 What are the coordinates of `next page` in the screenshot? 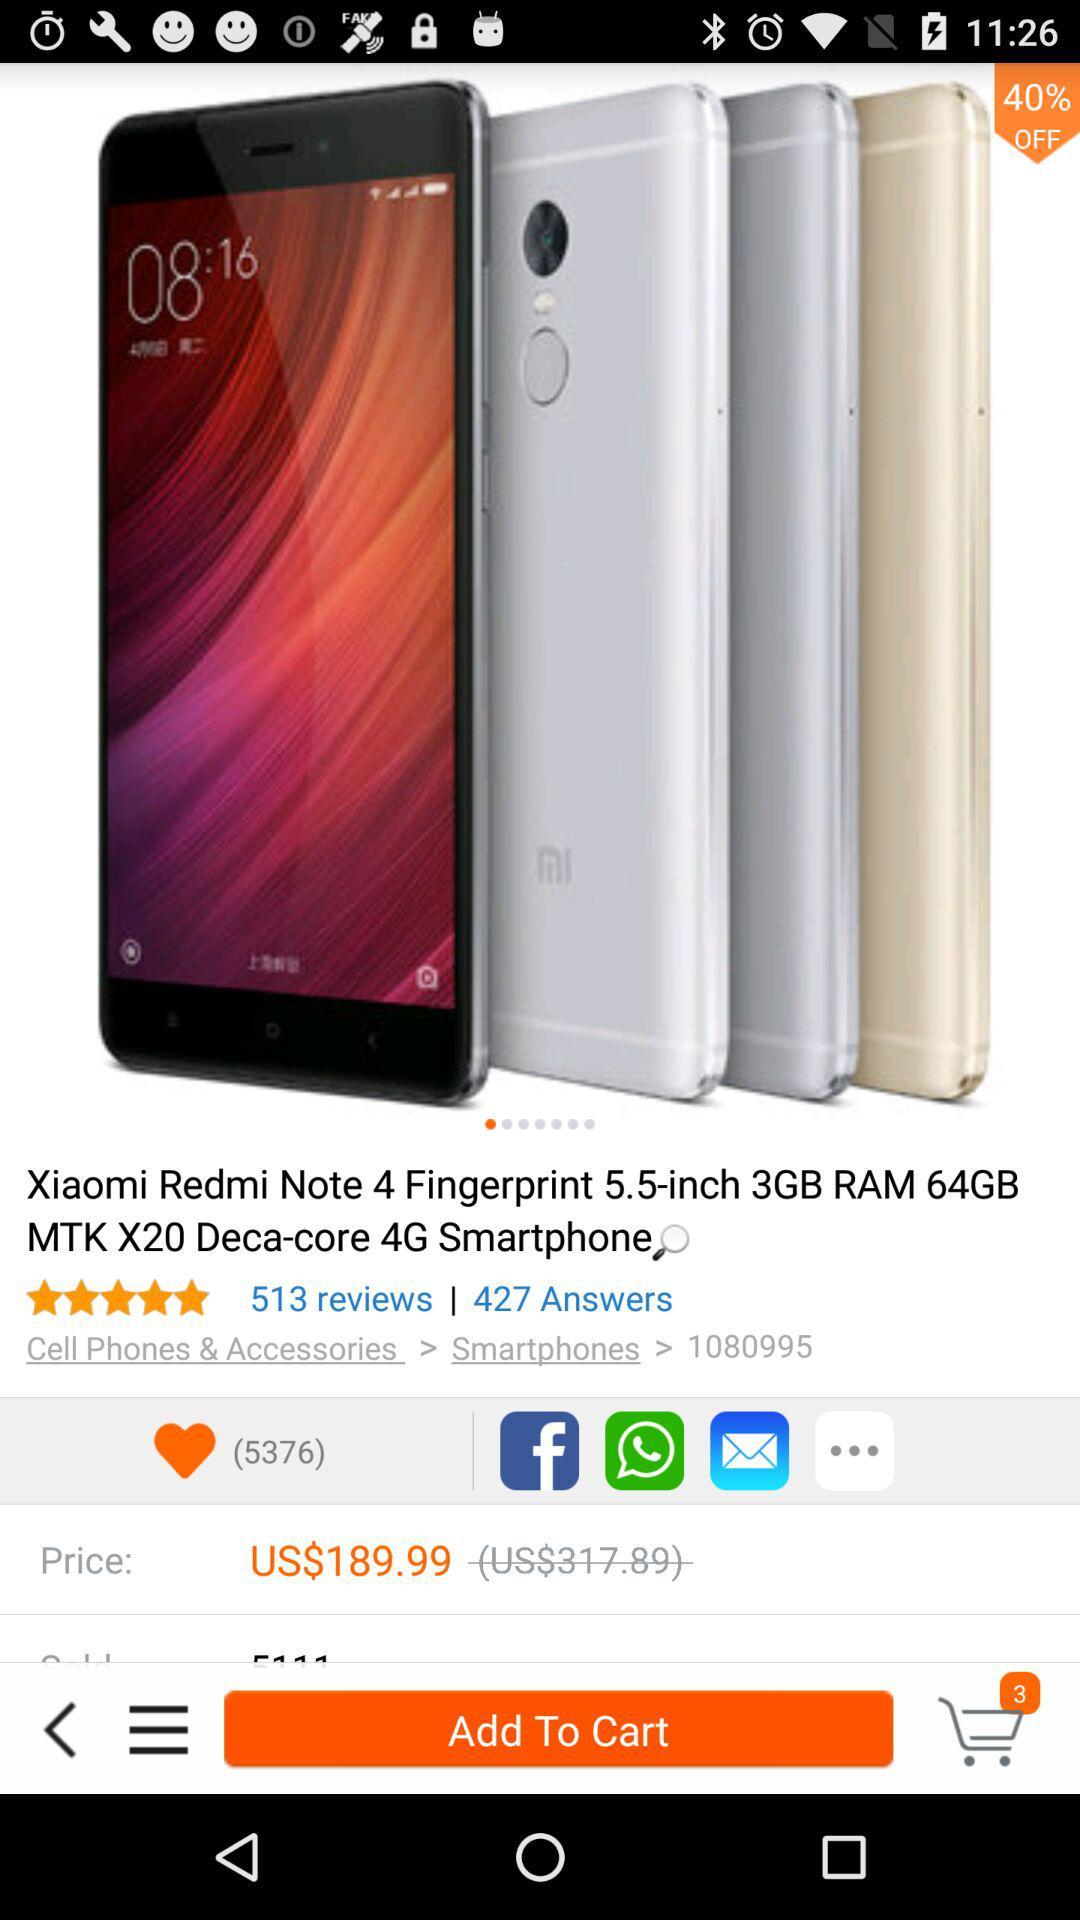 It's located at (540, 1124).